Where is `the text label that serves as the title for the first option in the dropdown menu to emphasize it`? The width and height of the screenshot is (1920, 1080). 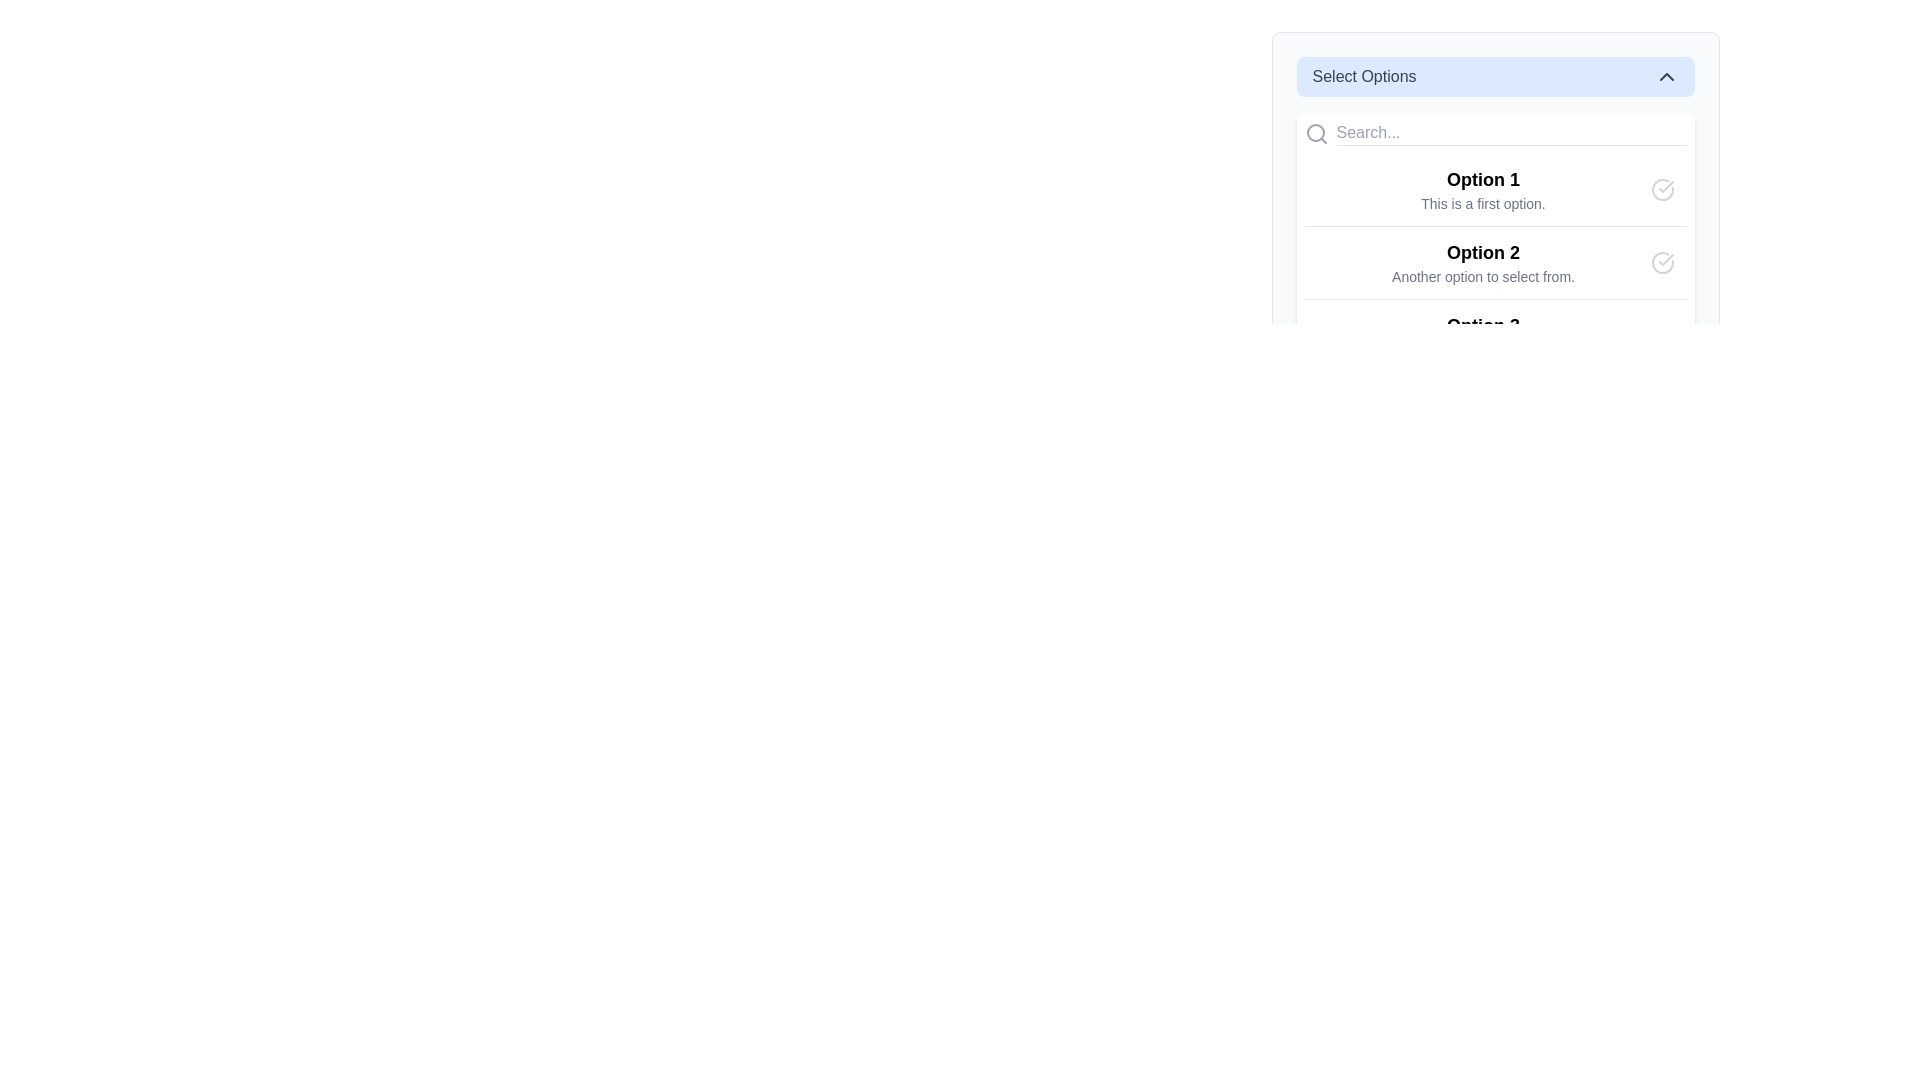 the text label that serves as the title for the first option in the dropdown menu to emphasize it is located at coordinates (1483, 180).